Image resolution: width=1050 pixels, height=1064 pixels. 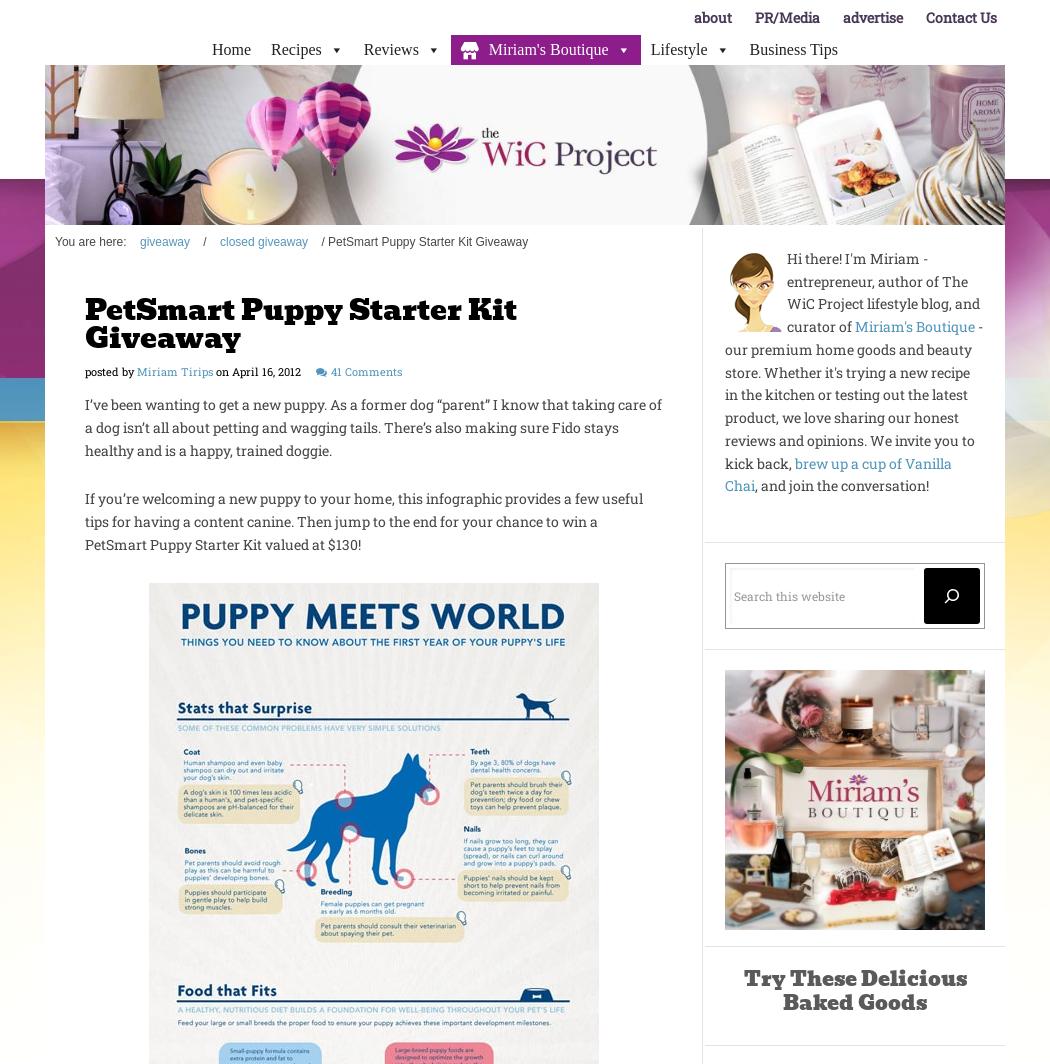 I want to click on 'Business Tips', so click(x=792, y=49).